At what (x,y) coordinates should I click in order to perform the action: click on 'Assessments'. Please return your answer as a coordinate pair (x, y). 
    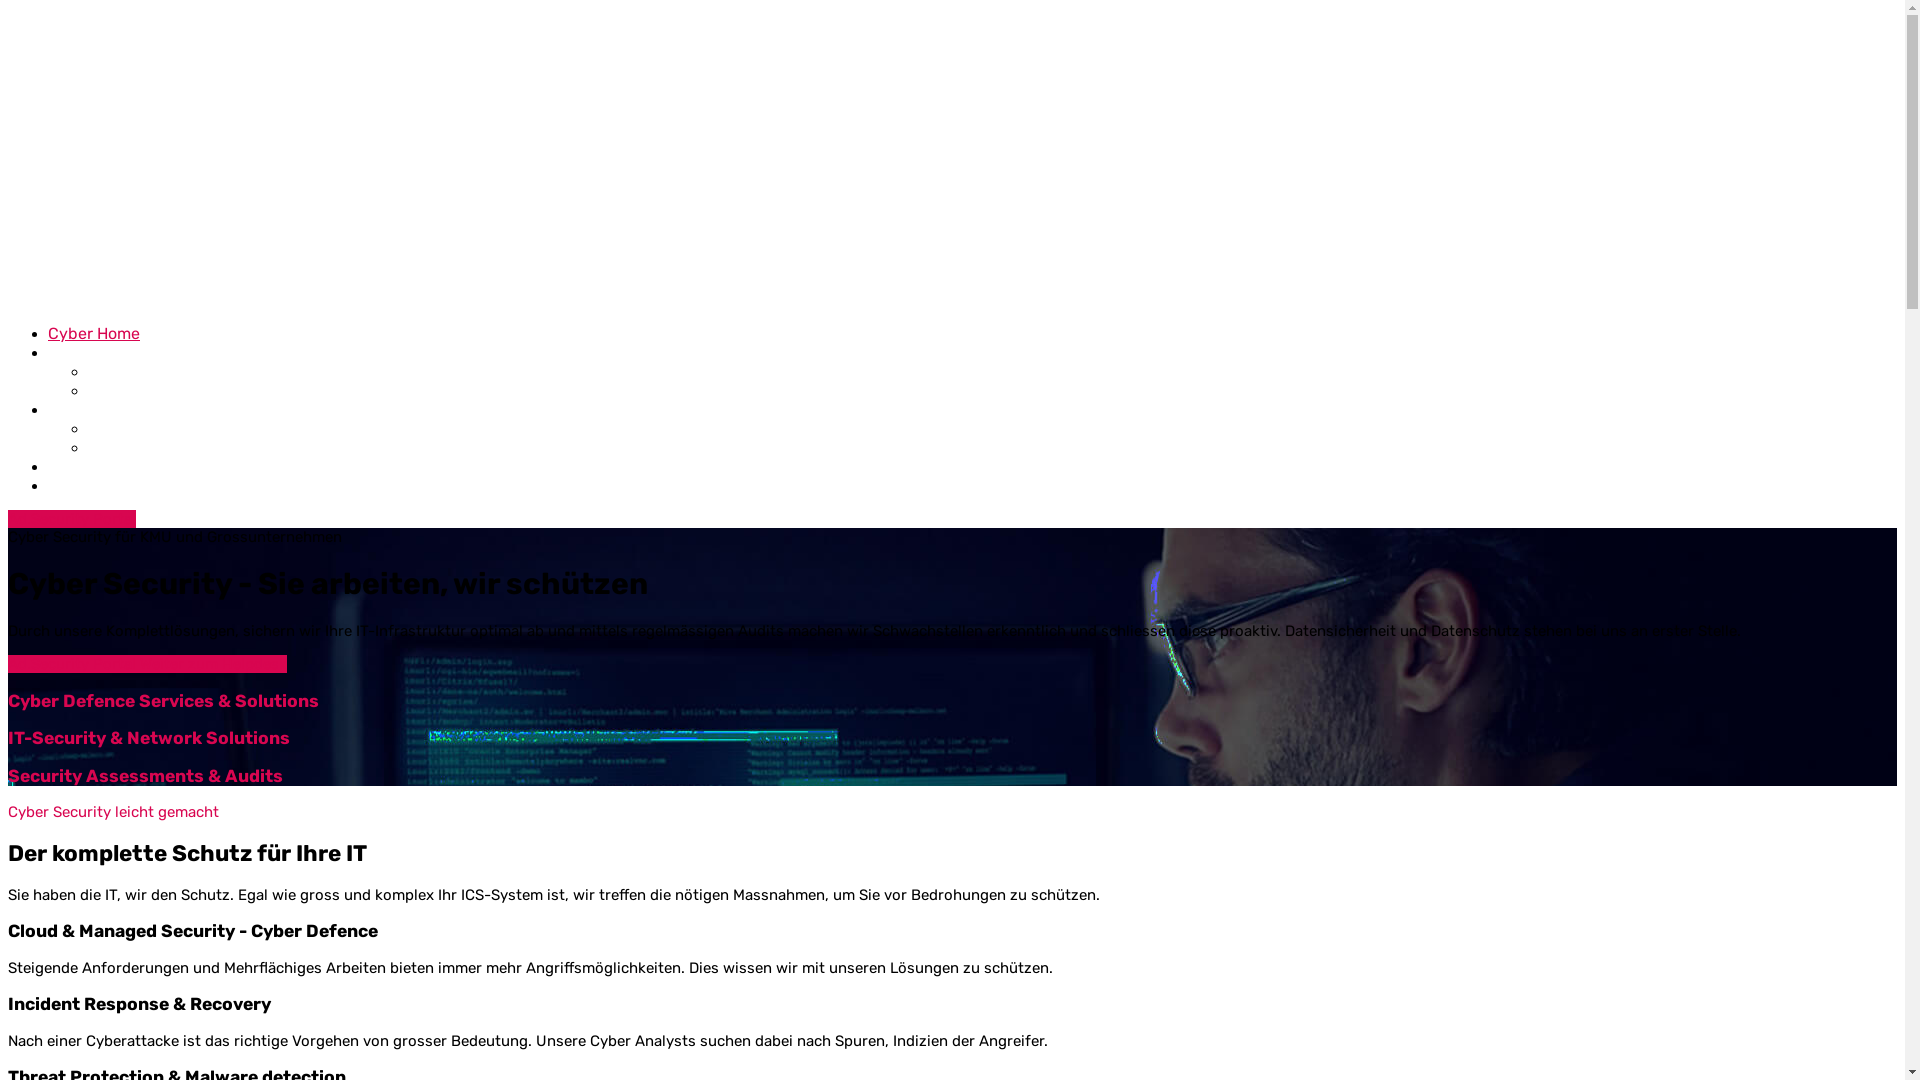
    Looking at the image, I should click on (86, 371).